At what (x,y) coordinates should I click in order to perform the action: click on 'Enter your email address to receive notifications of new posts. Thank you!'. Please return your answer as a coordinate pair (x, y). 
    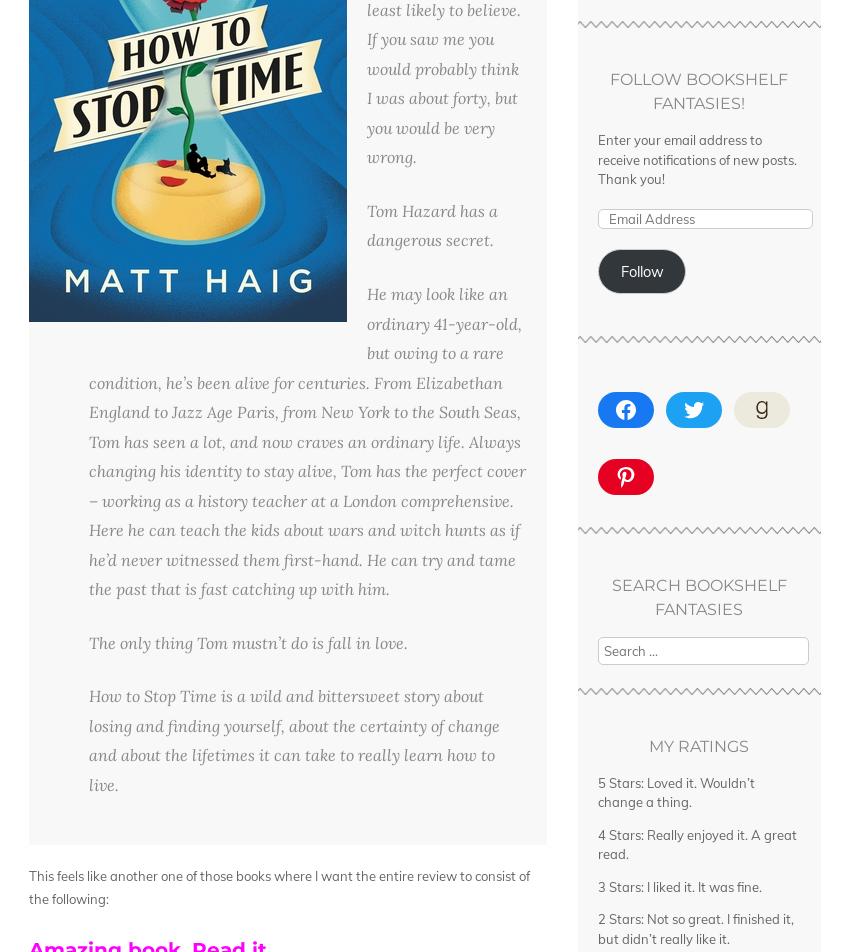
    Looking at the image, I should click on (596, 159).